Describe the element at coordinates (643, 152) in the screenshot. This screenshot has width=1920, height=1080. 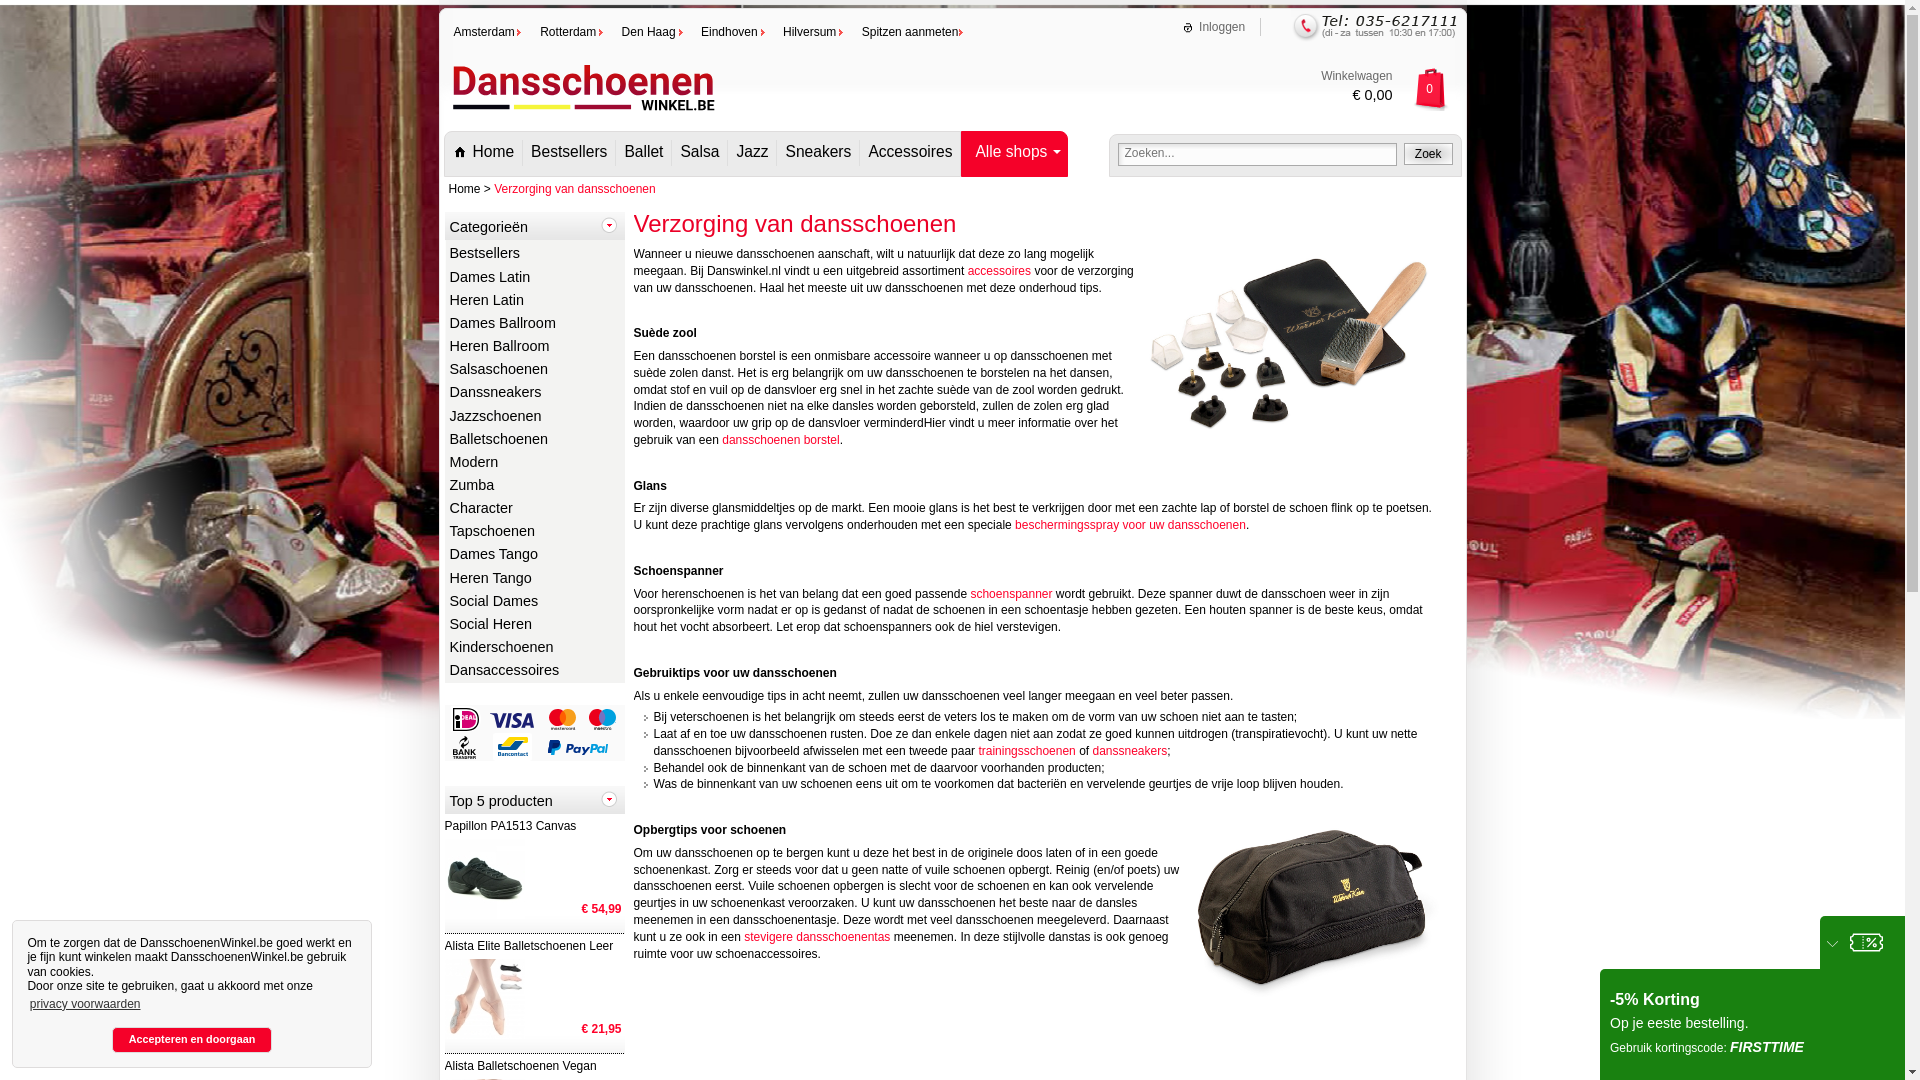
I see `'Ballet'` at that location.